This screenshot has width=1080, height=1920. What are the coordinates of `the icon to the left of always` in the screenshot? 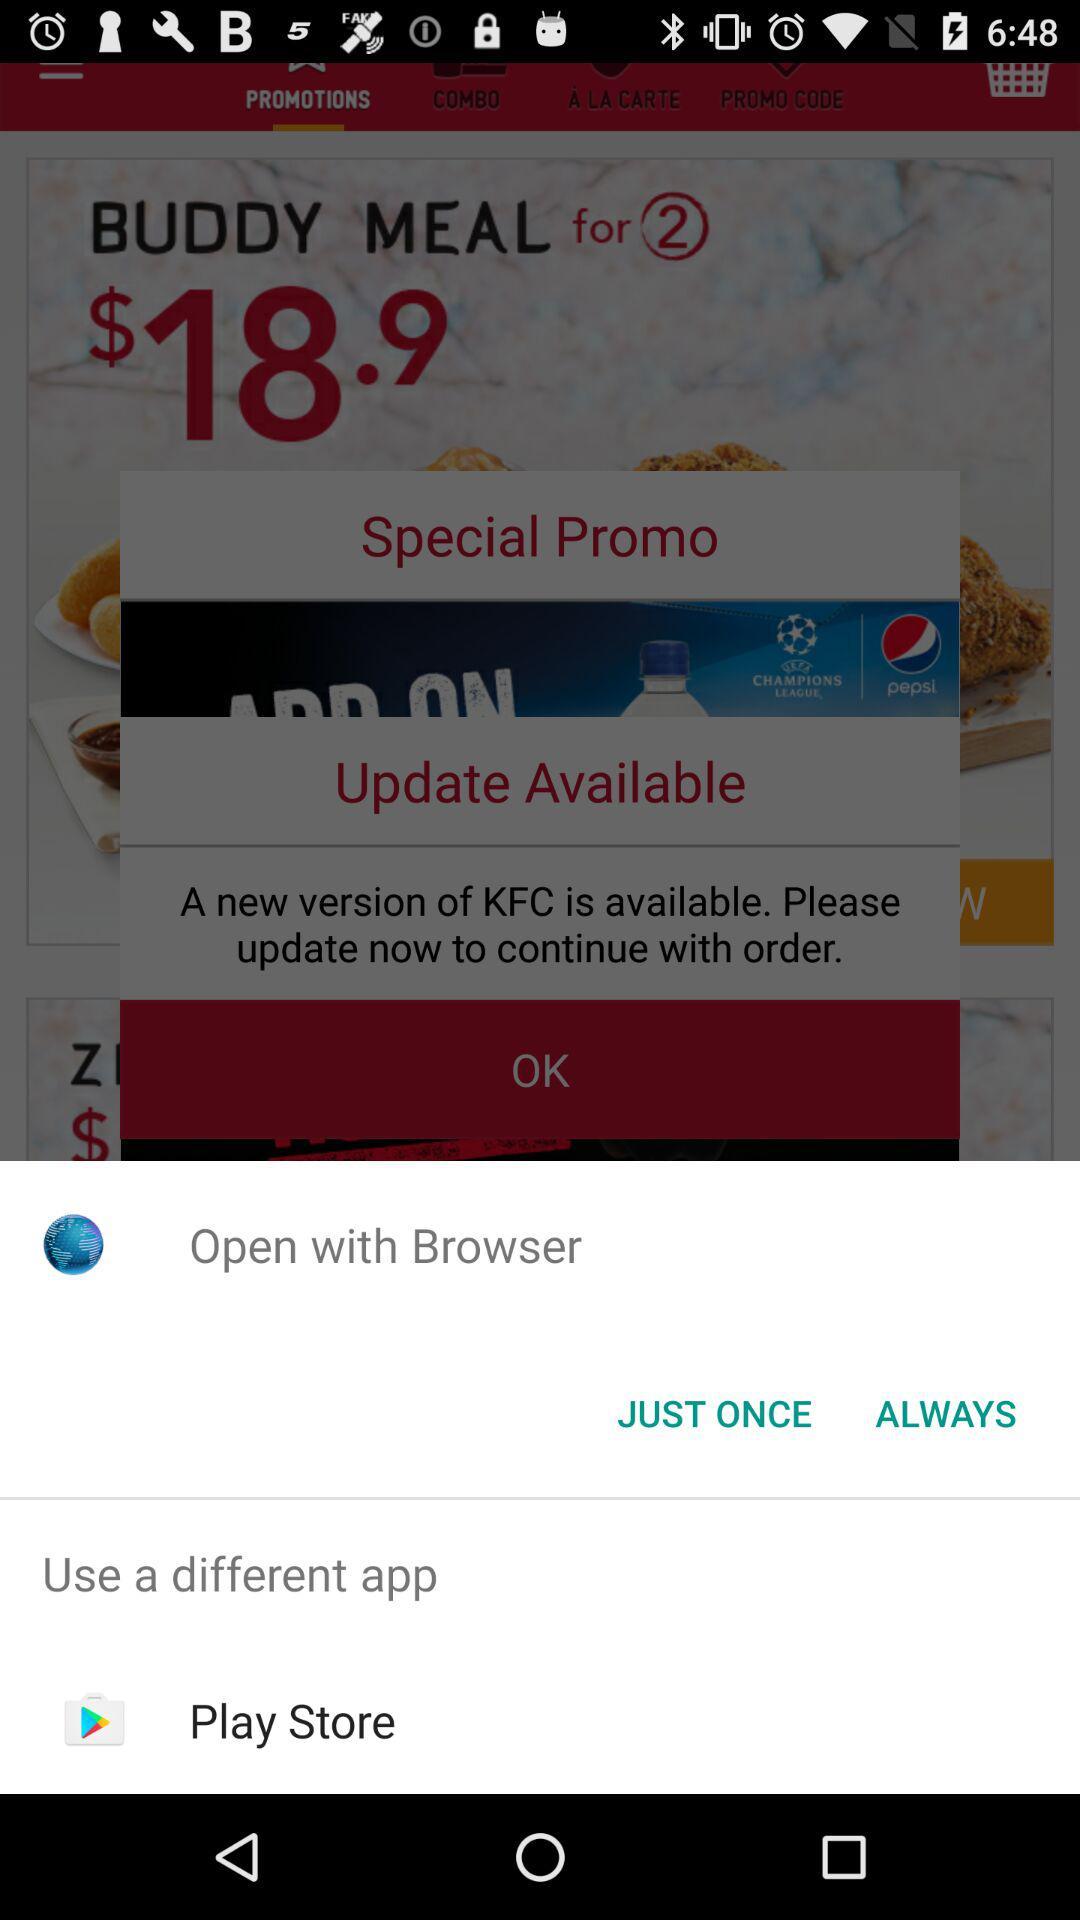 It's located at (713, 1411).